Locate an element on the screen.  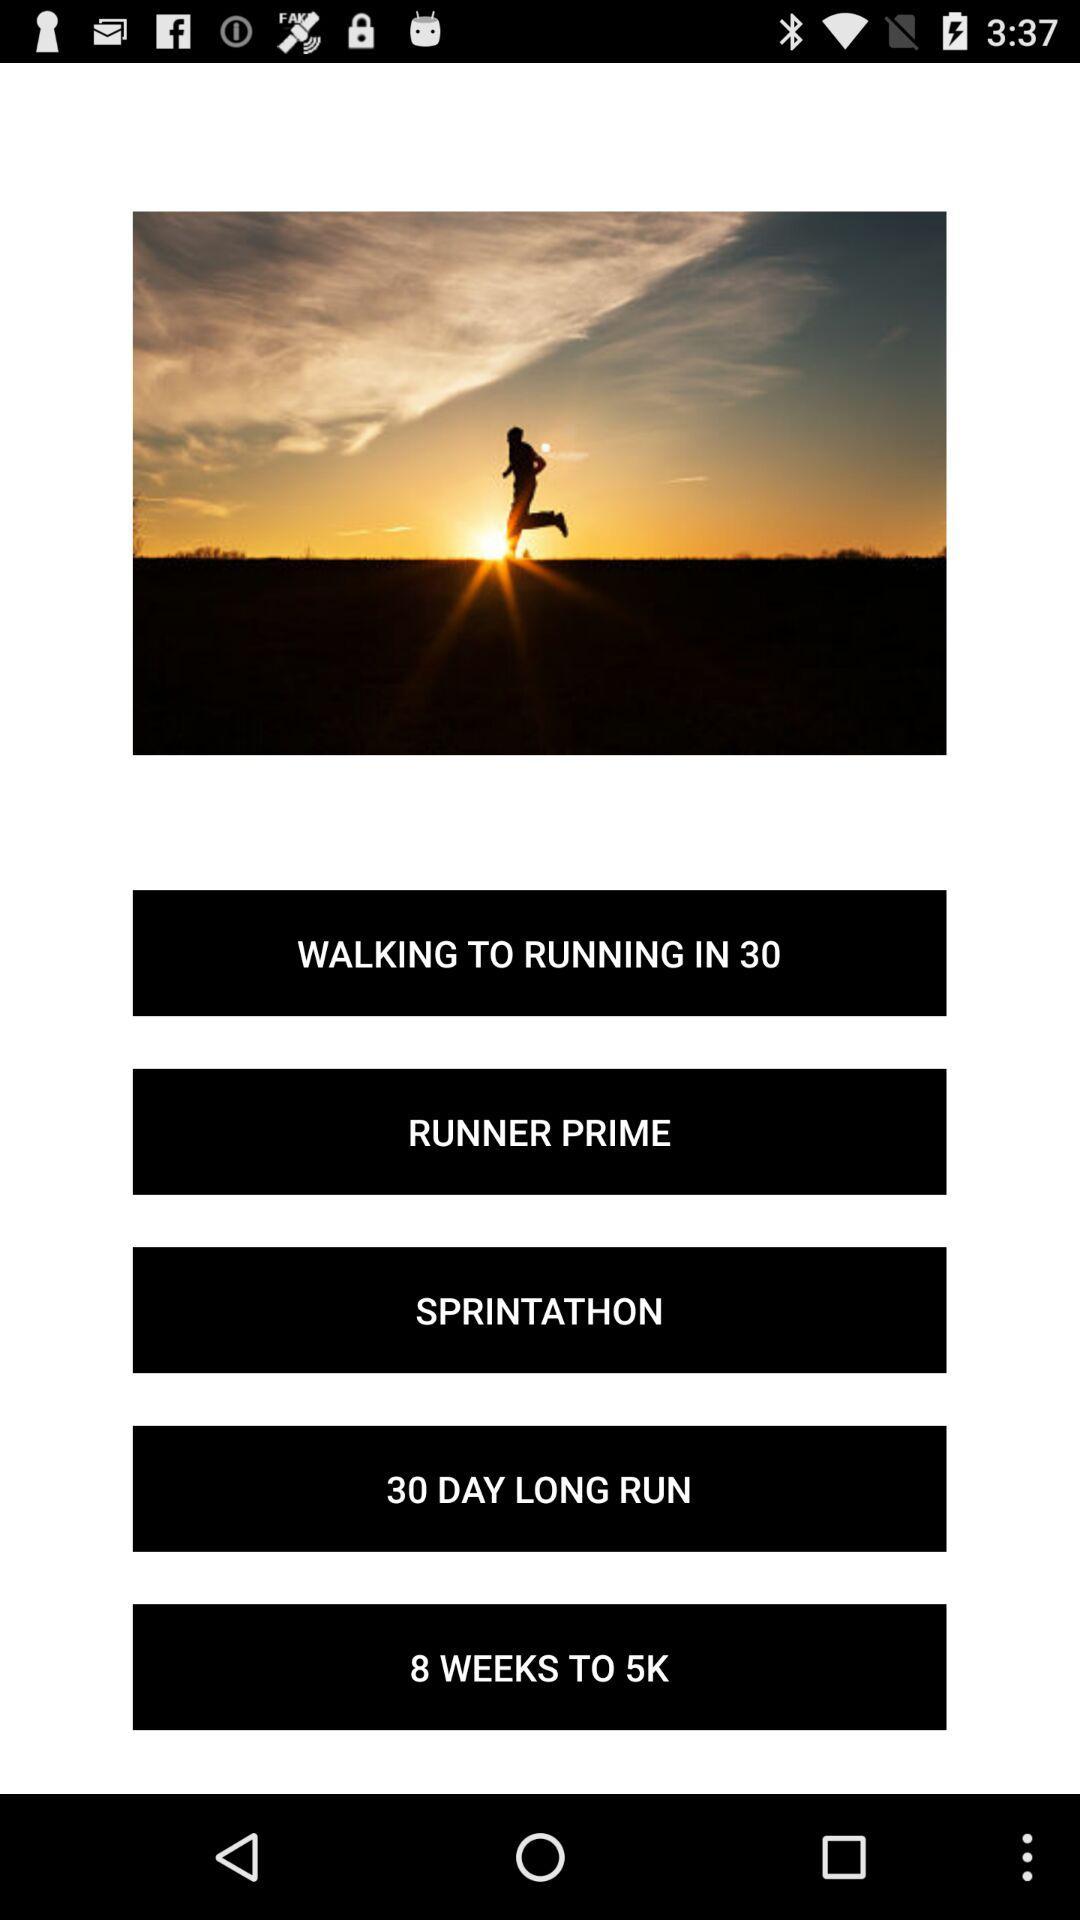
the icon above the runner prime icon is located at coordinates (538, 952).